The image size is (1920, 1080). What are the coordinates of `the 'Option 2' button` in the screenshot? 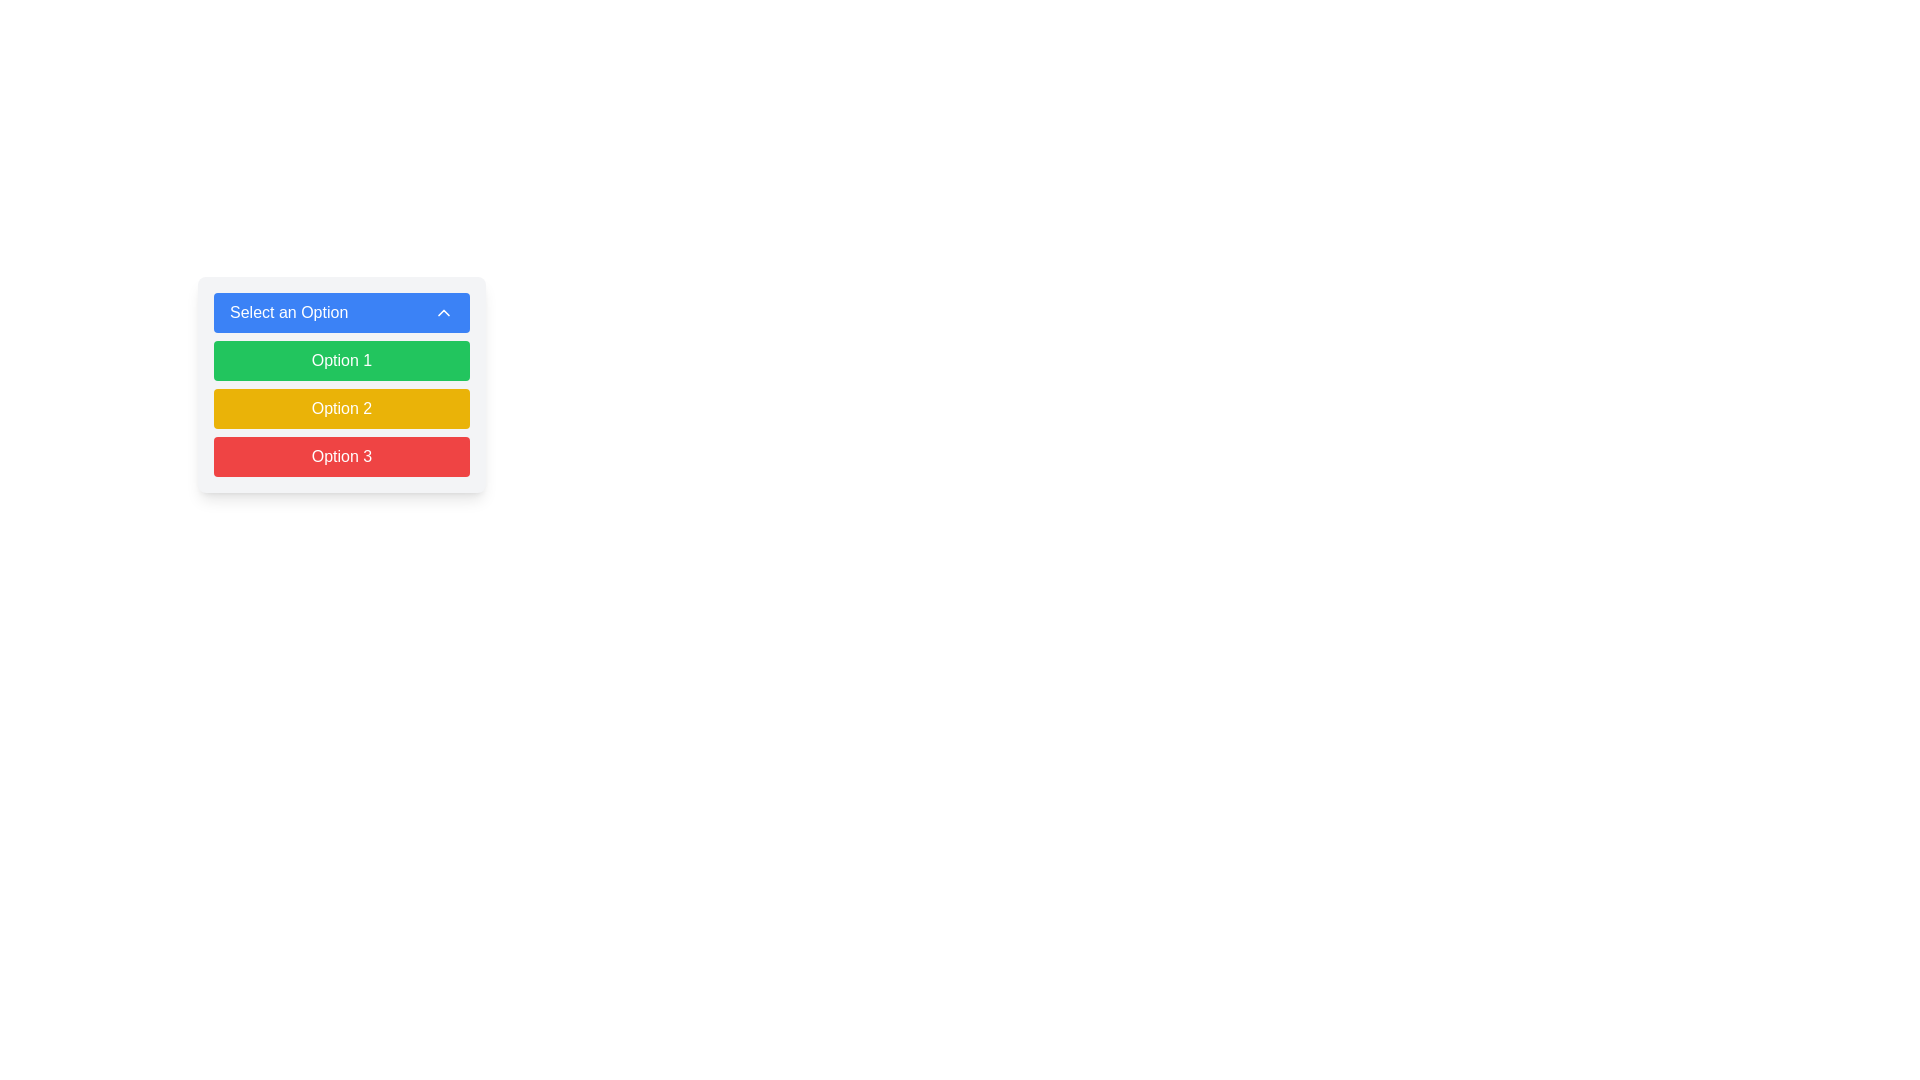 It's located at (341, 407).